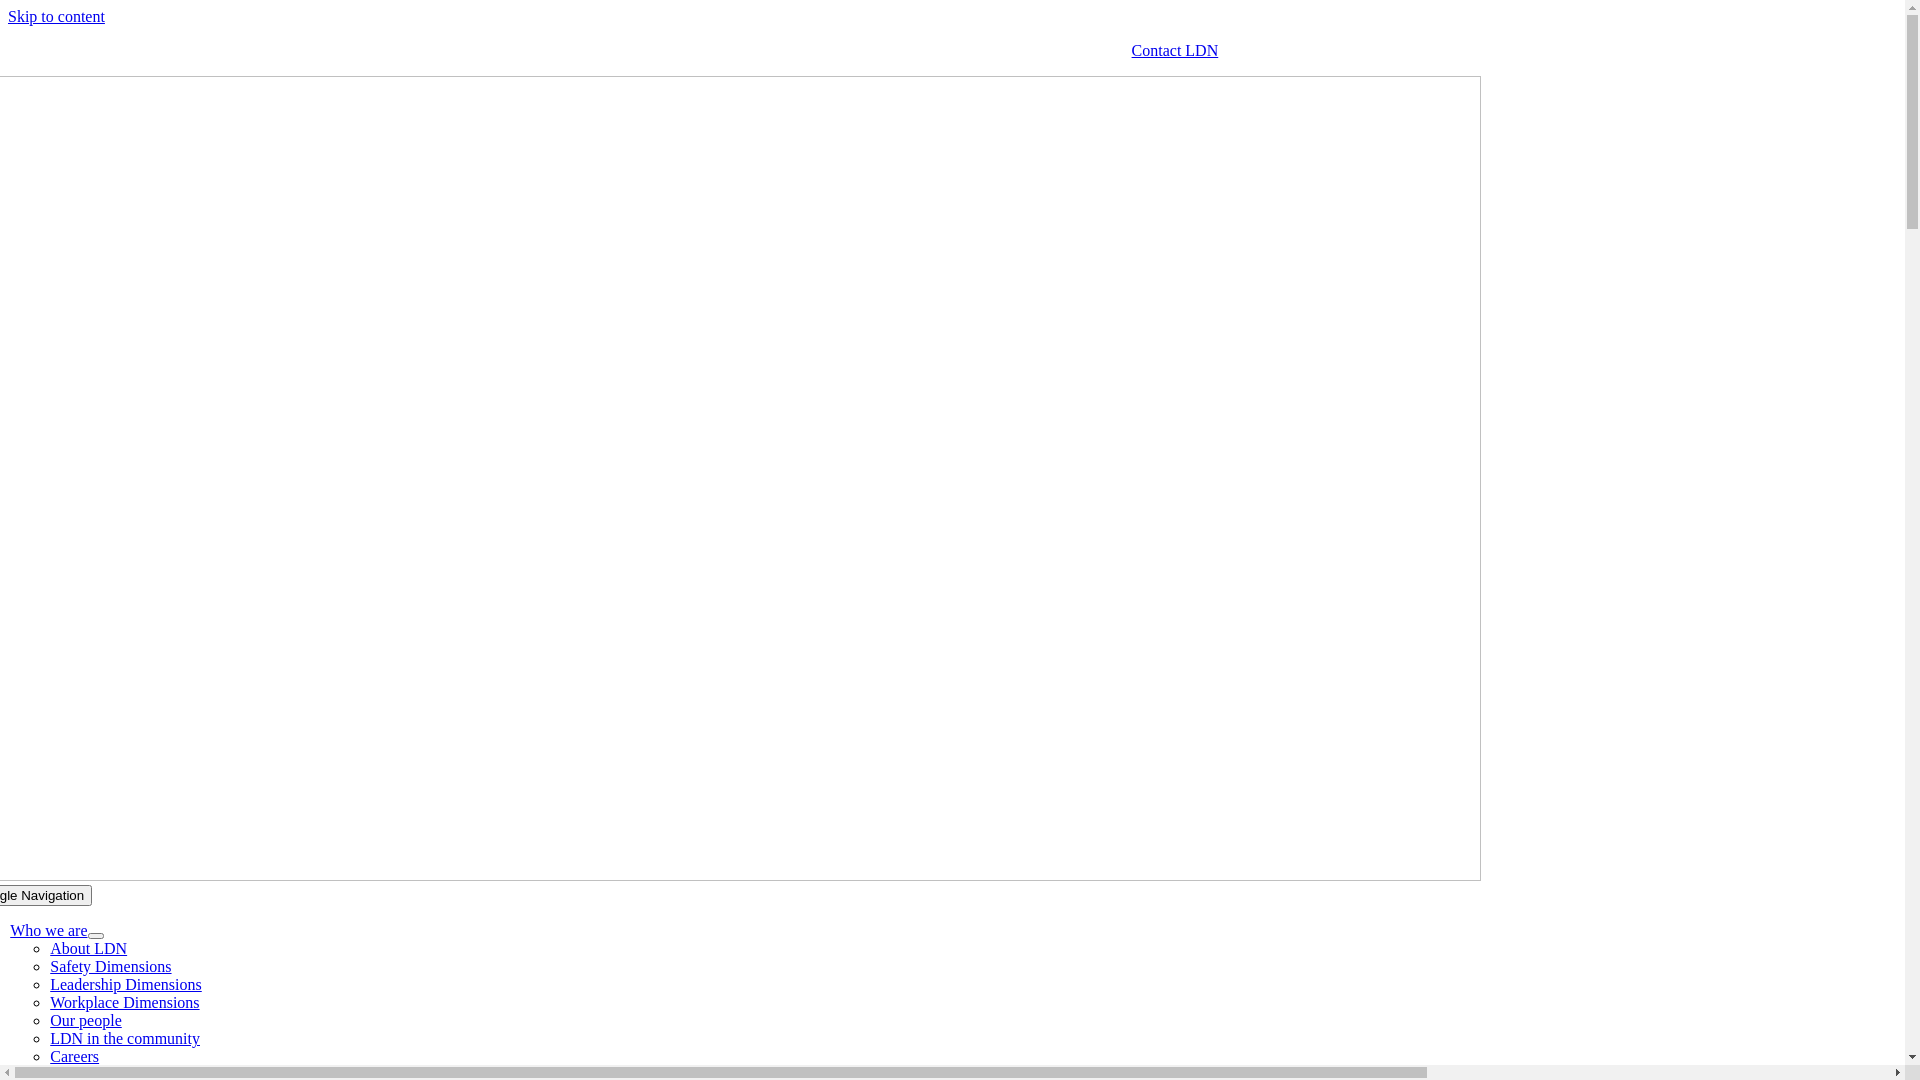  What do you see at coordinates (109, 965) in the screenshot?
I see `'Safety Dimensions'` at bounding box center [109, 965].